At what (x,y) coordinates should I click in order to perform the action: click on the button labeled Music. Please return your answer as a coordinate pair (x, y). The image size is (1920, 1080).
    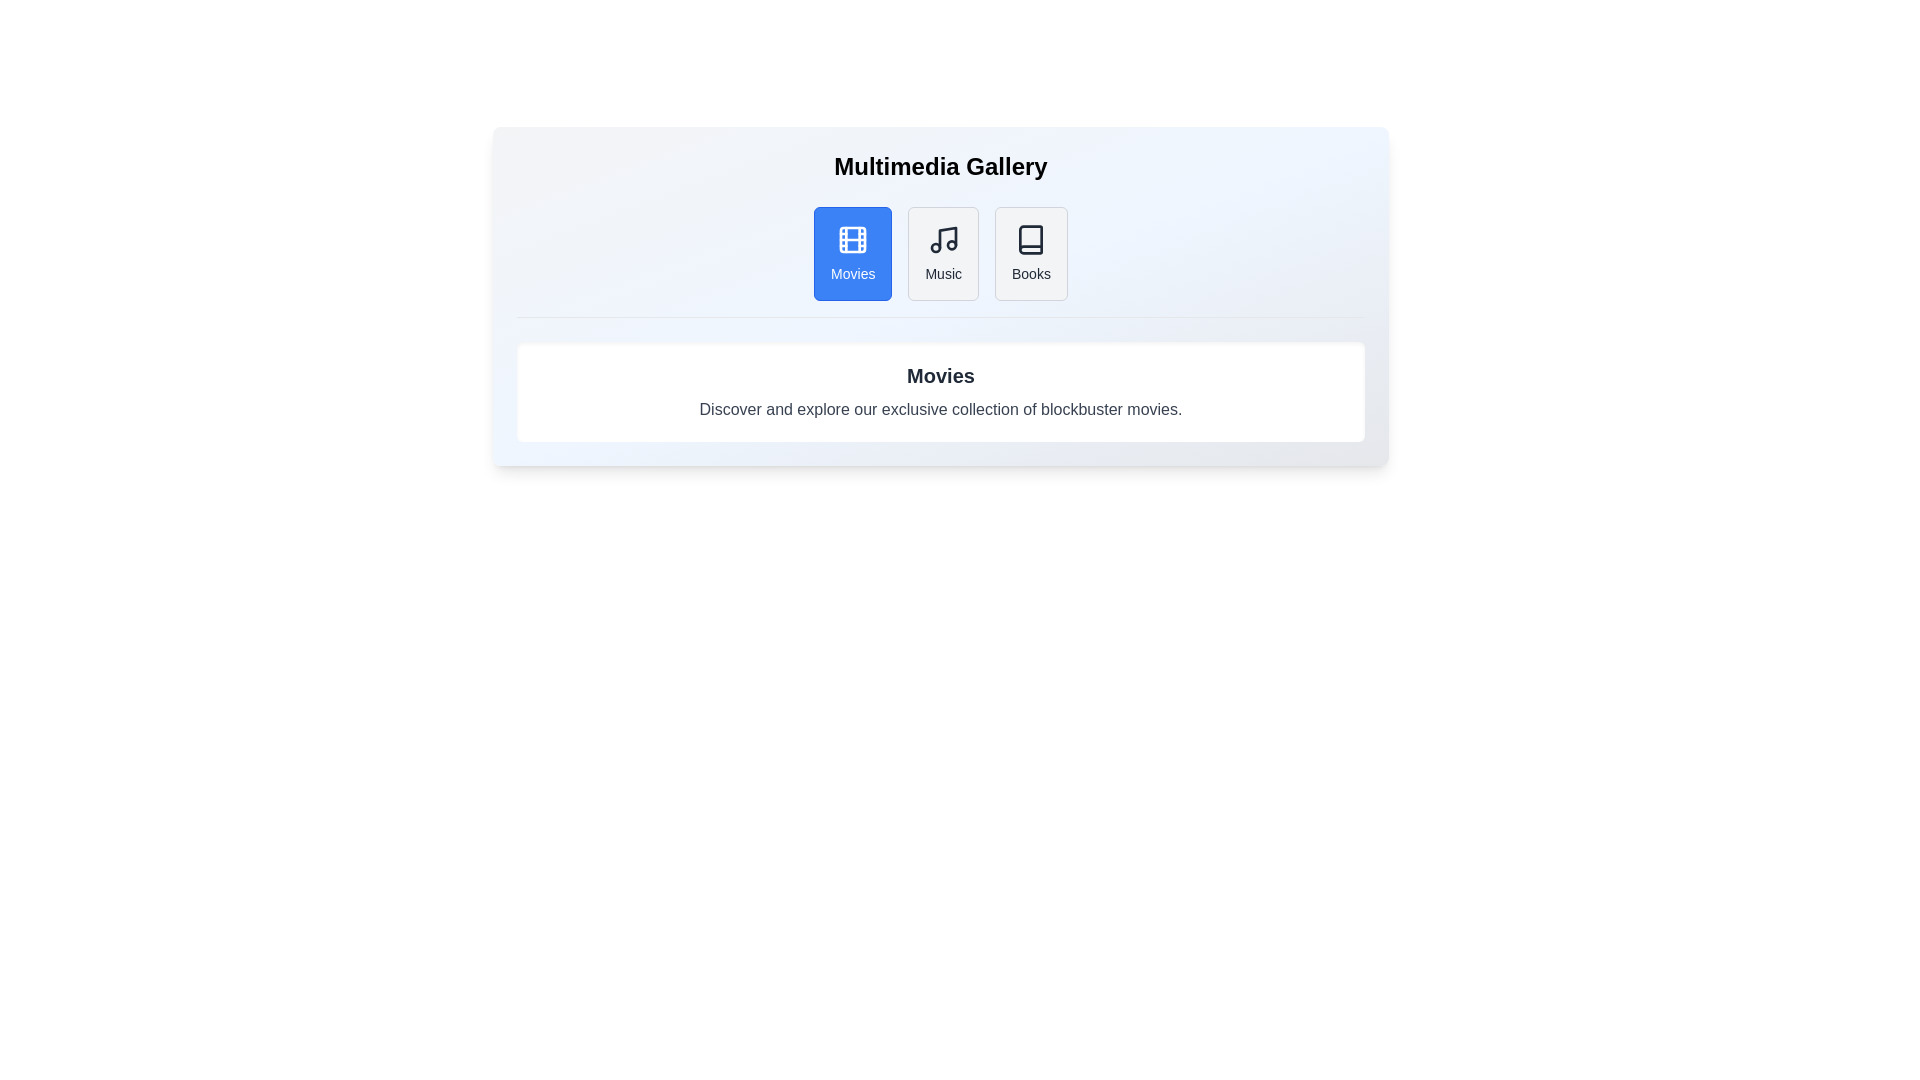
    Looking at the image, I should click on (942, 253).